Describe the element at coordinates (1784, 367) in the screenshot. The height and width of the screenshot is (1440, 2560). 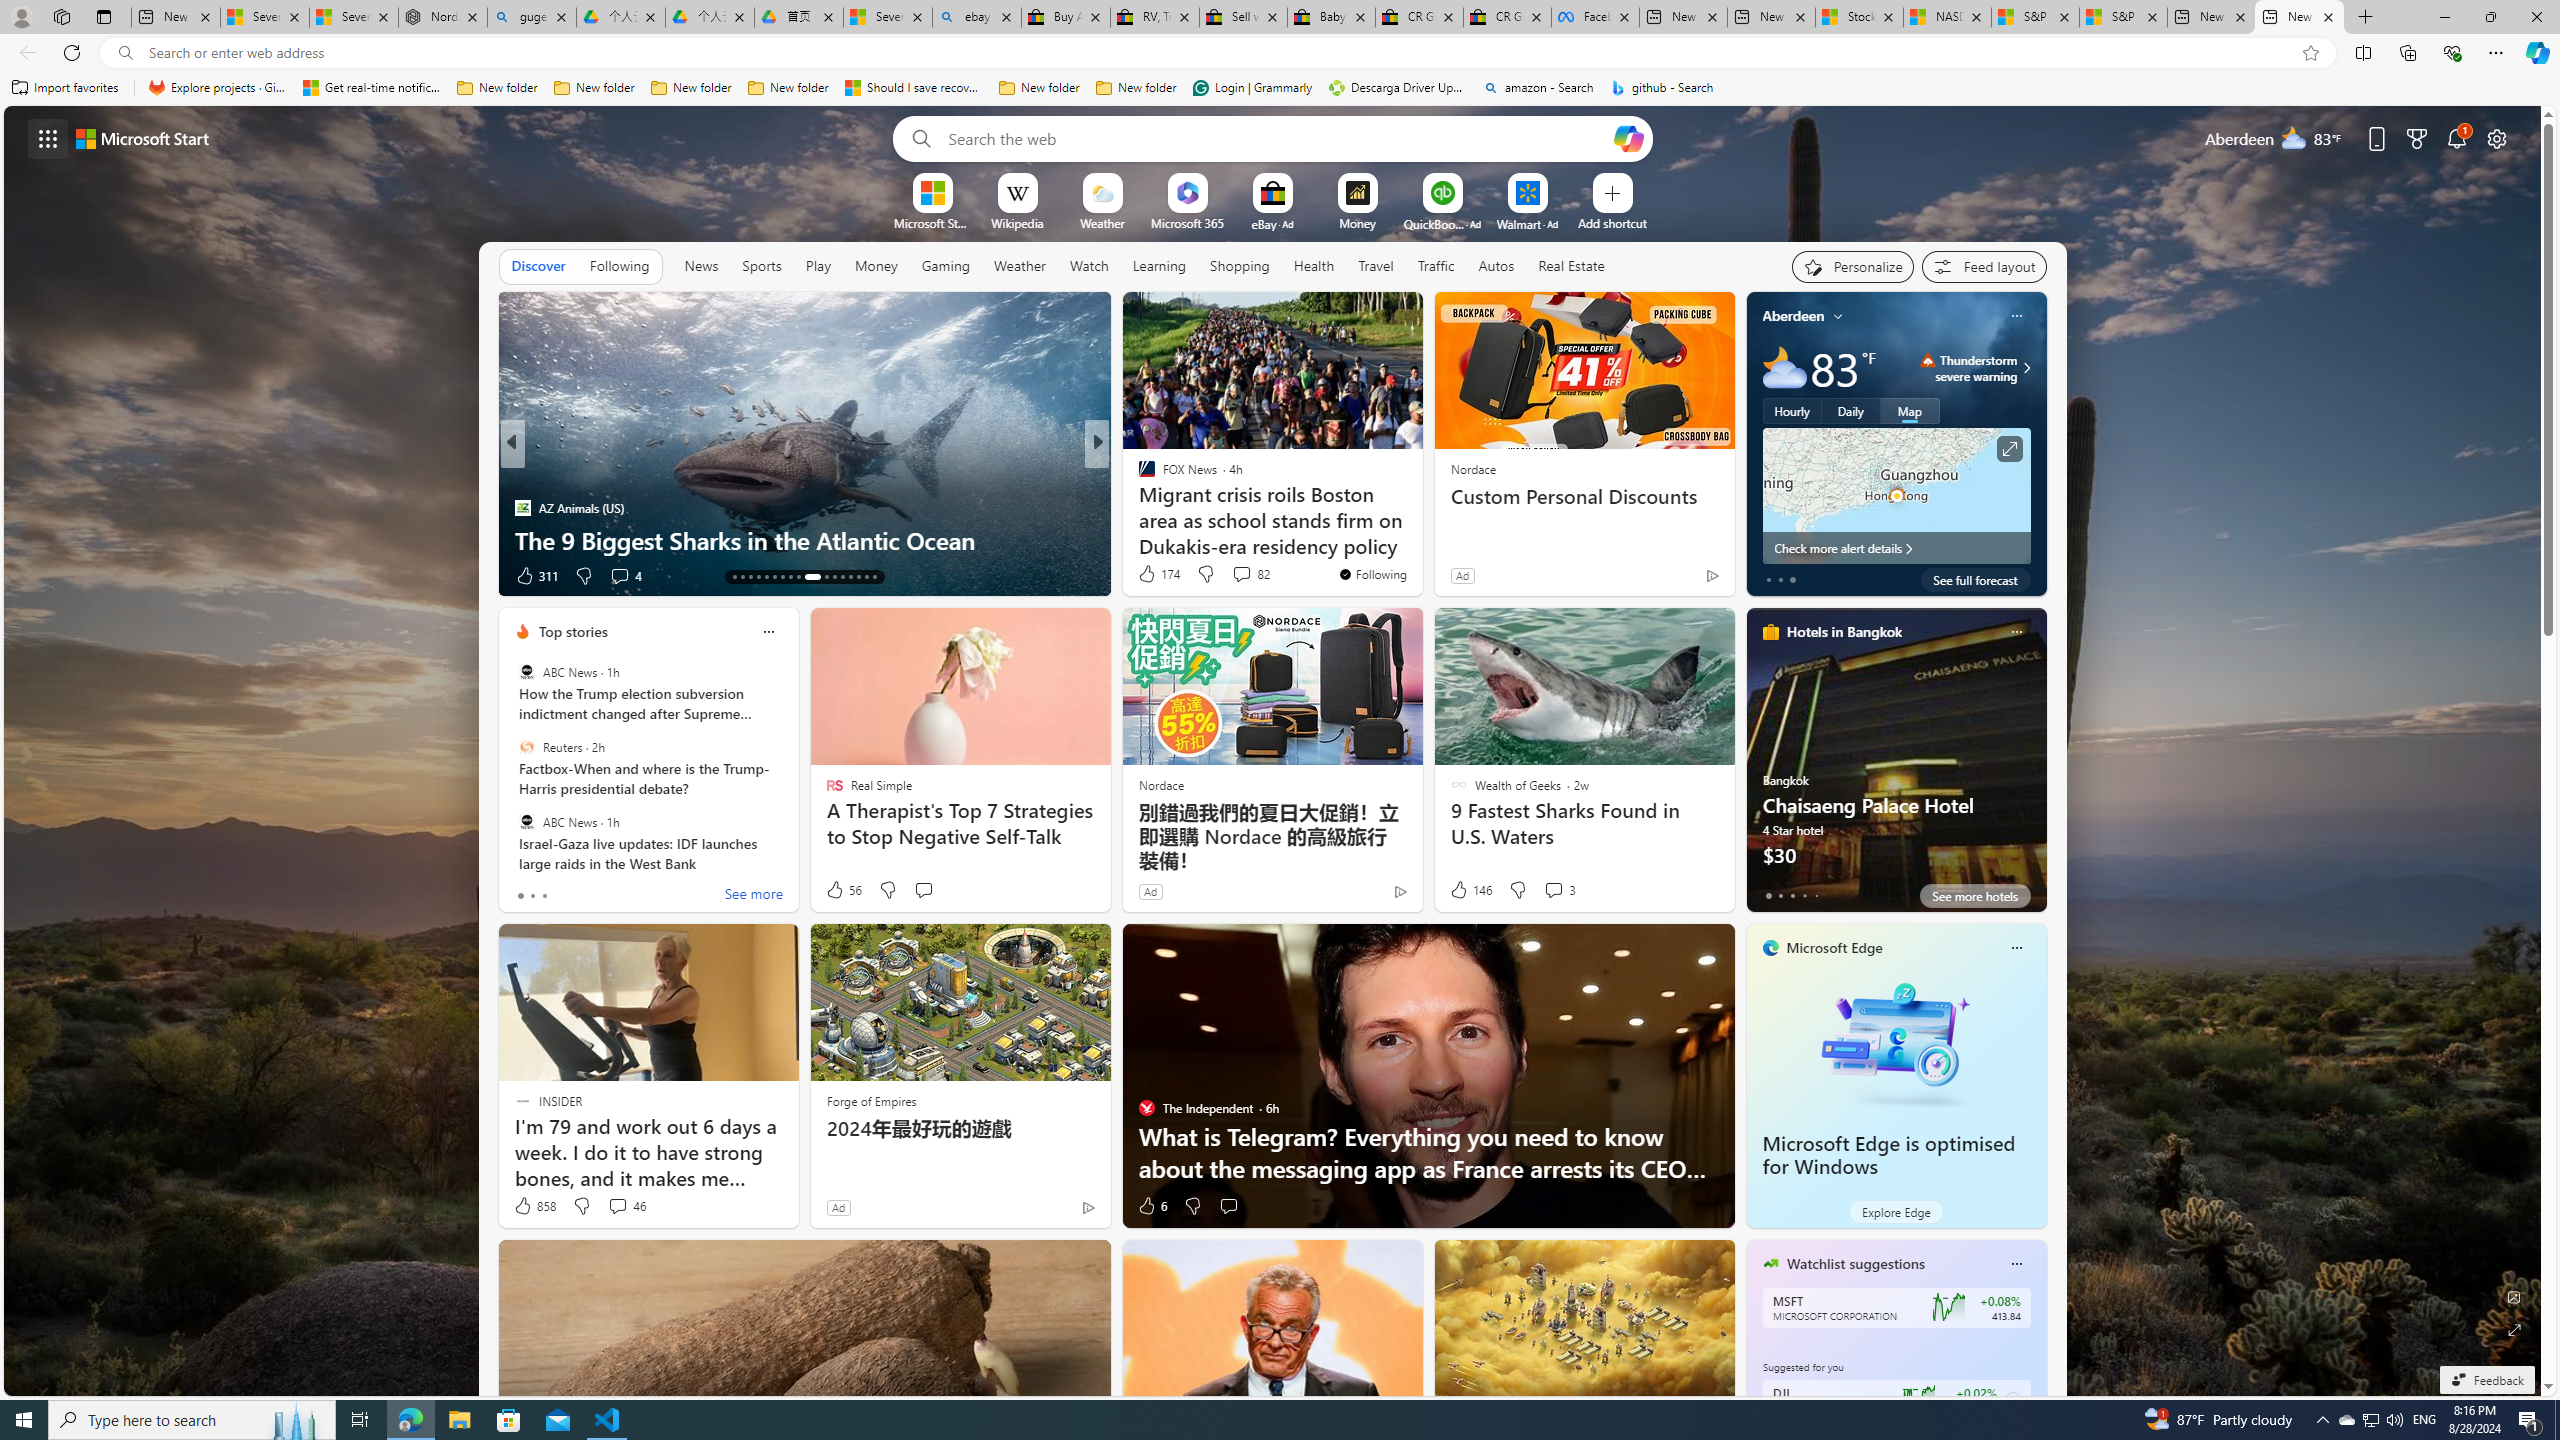
I see `'Mostly cloudy'` at that location.